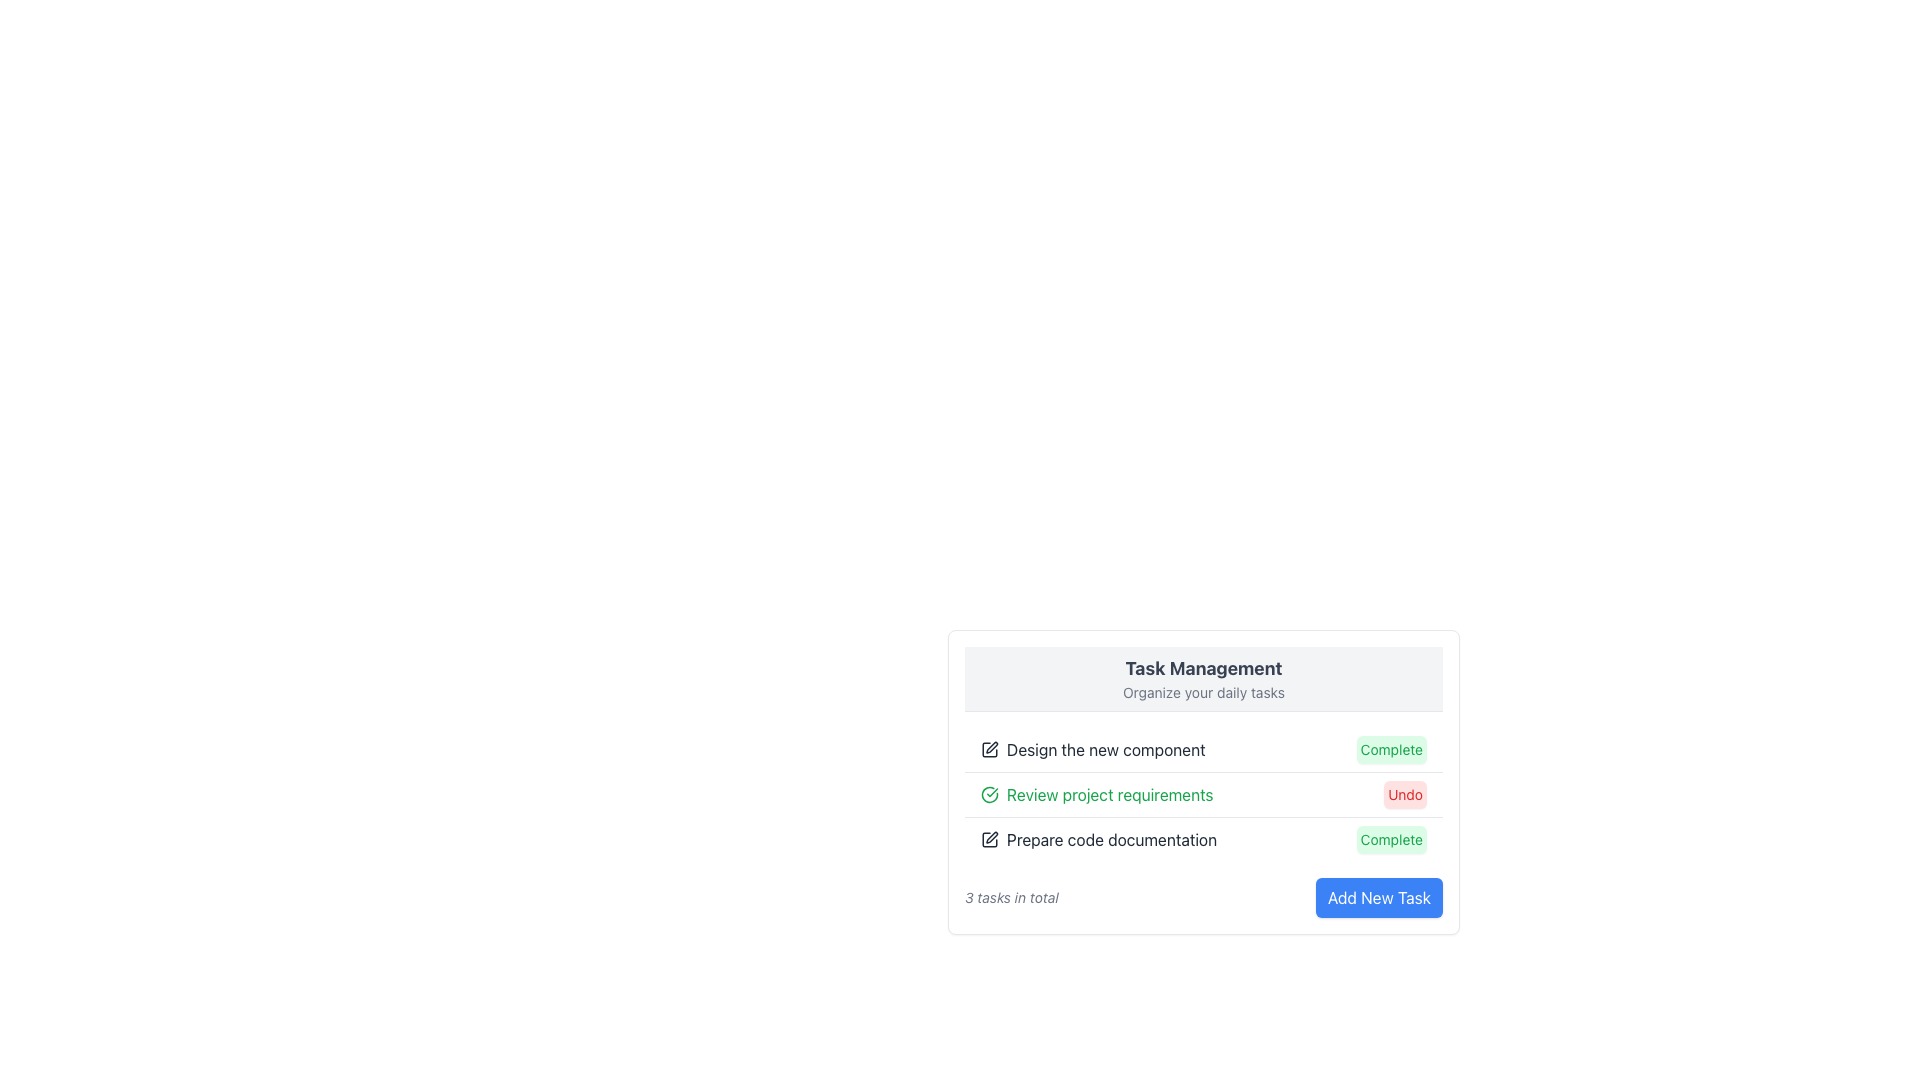  I want to click on the text label that displays the title of the first task in the task management interface, which is aligned horizontally with an editing icon, so click(1105, 749).